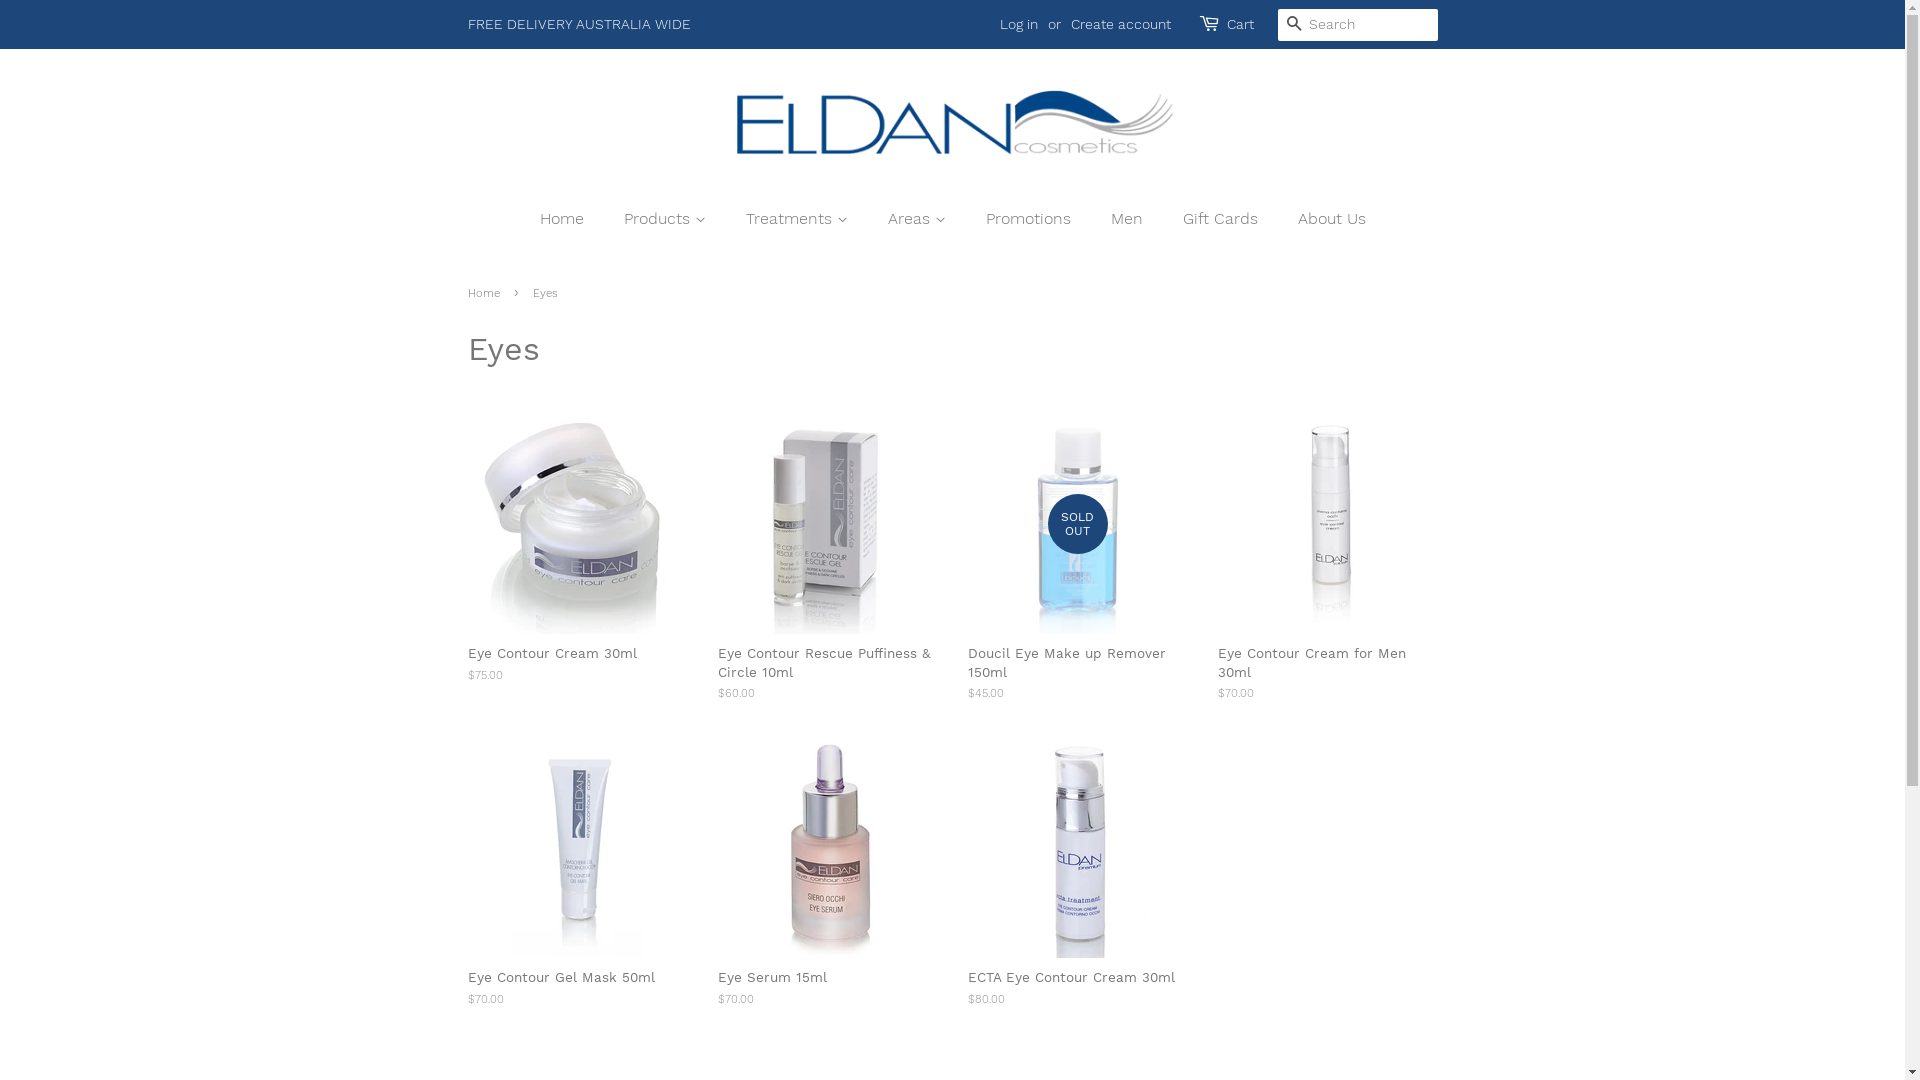  What do you see at coordinates (1129, 218) in the screenshot?
I see `'Men'` at bounding box center [1129, 218].